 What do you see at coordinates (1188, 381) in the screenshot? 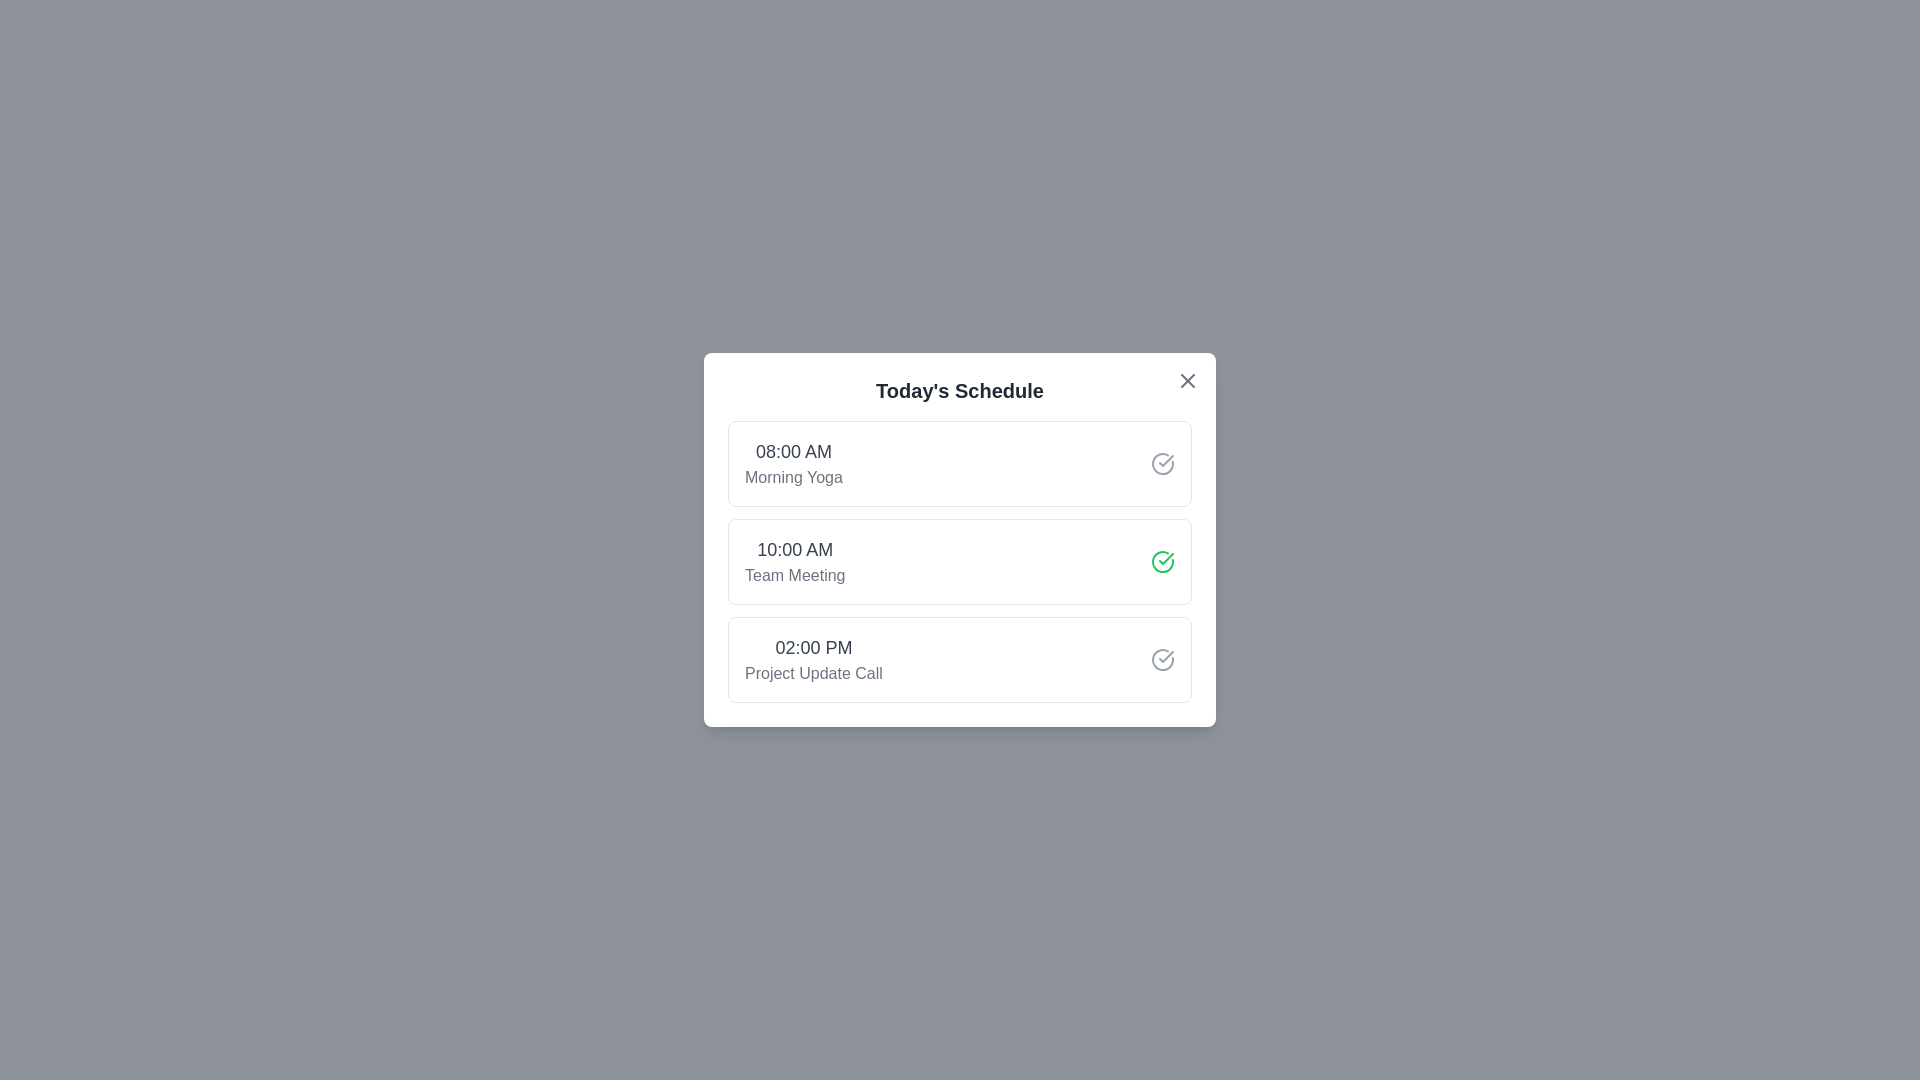
I see `the close button located at the top-right corner of the schedule modal` at bounding box center [1188, 381].